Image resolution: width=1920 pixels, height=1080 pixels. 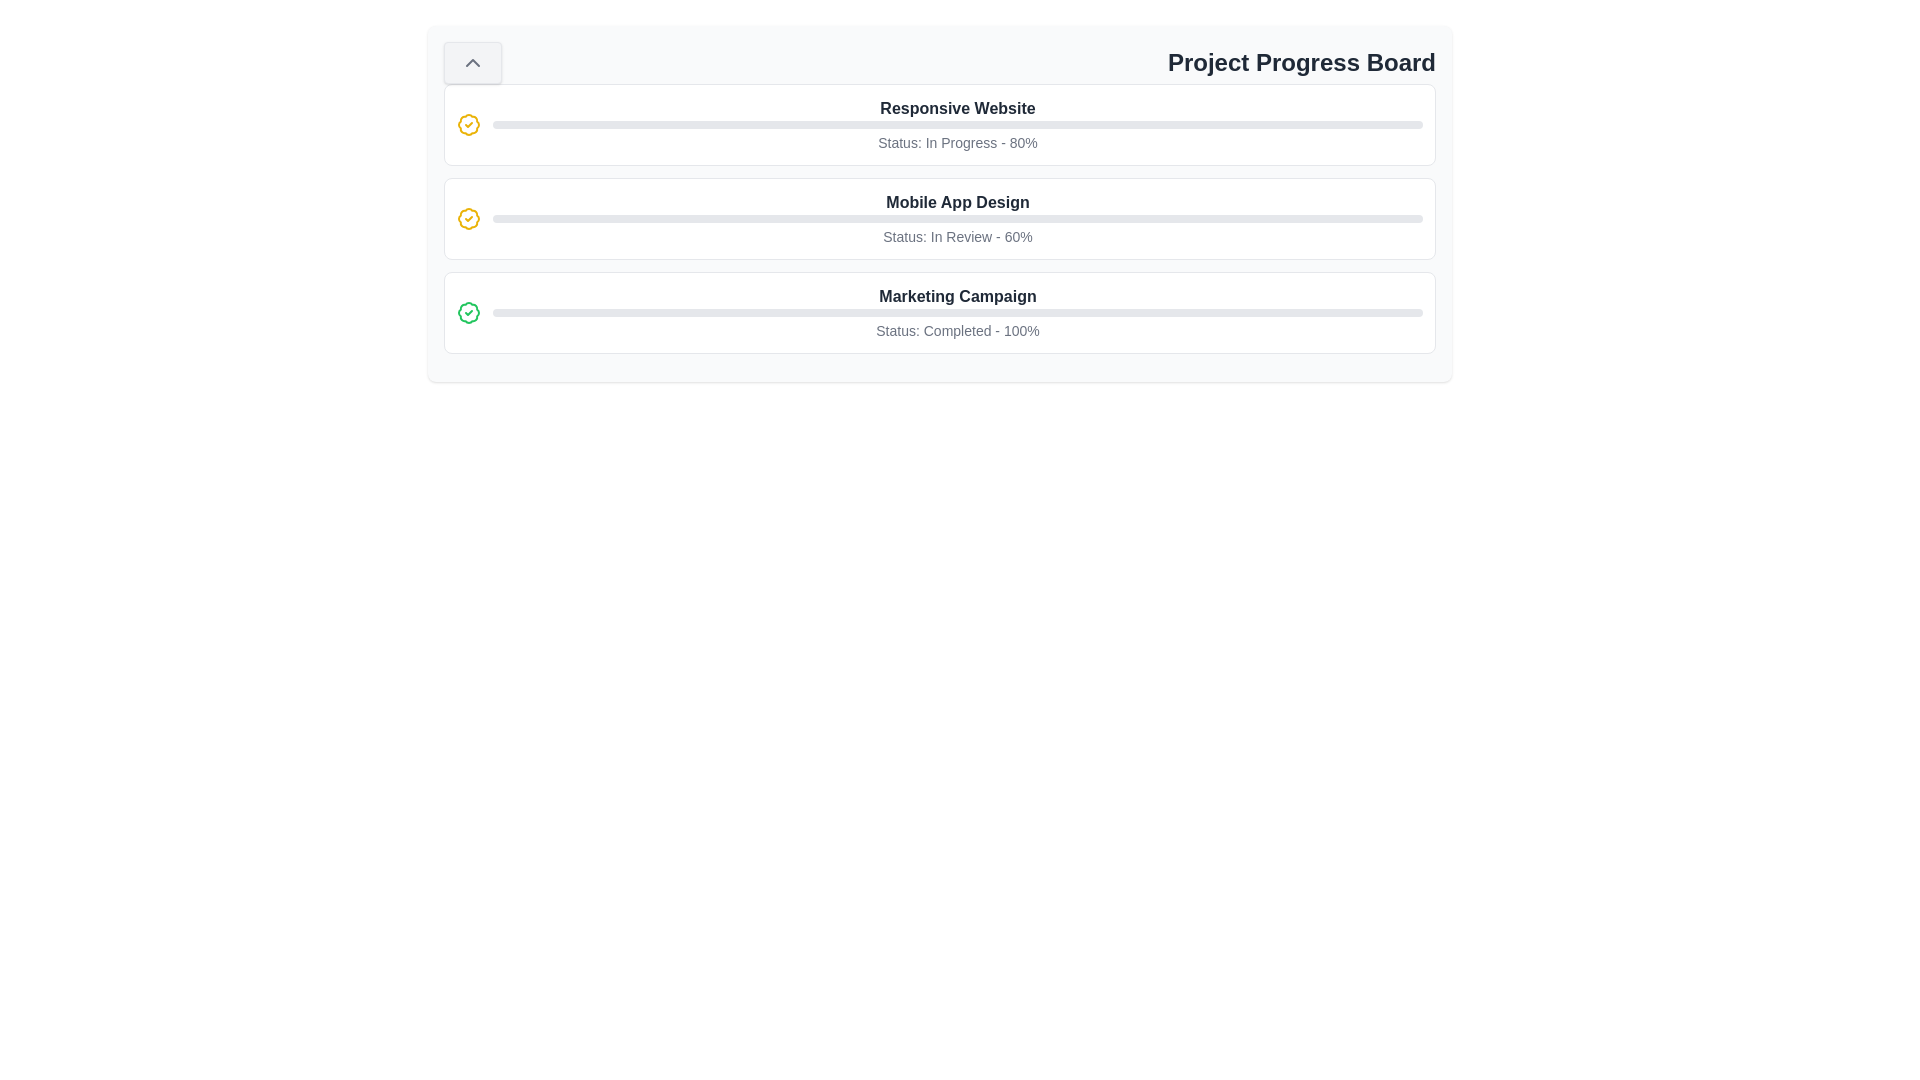 What do you see at coordinates (957, 219) in the screenshot?
I see `the progress bar or status text of the project entry list item located centrally within the second item of the vertical list, which shows its title and progress` at bounding box center [957, 219].